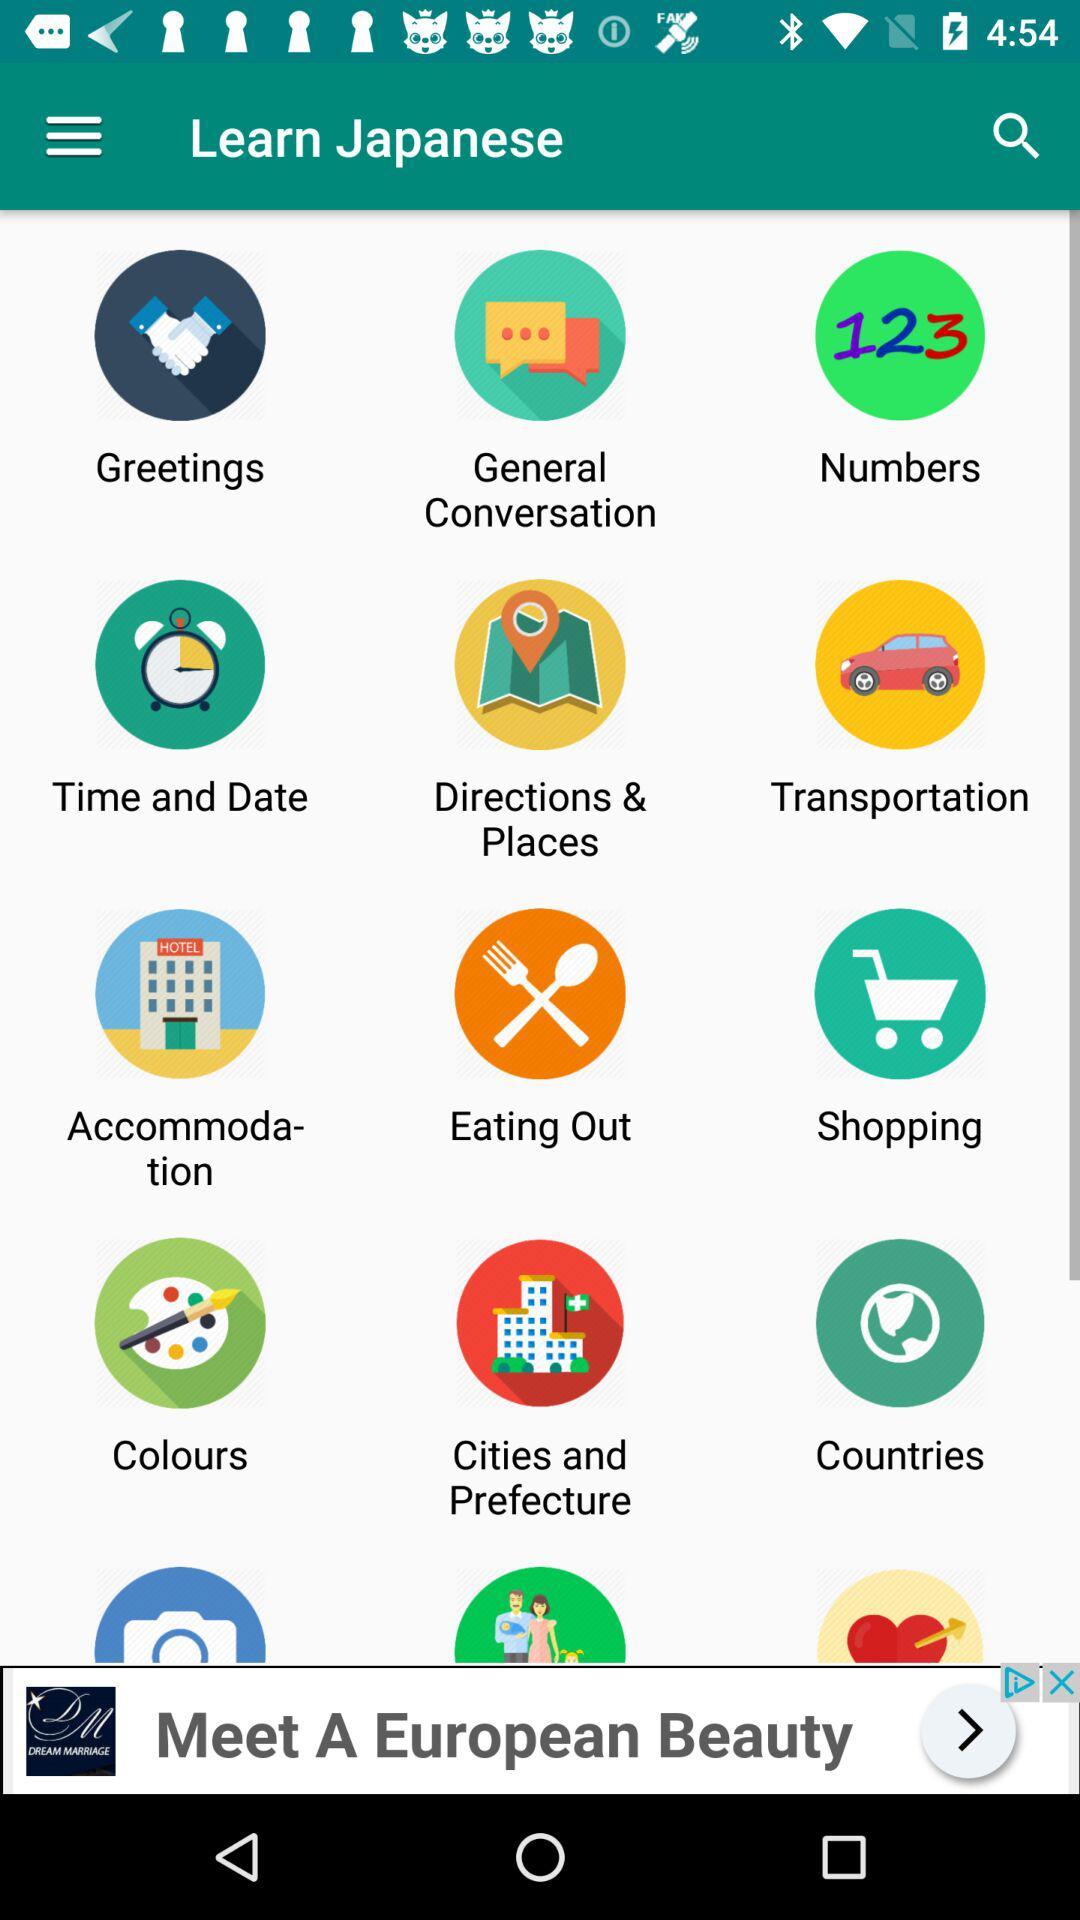  Describe the element at coordinates (540, 1323) in the screenshot. I see `the image which is above the cities and prefecture` at that location.